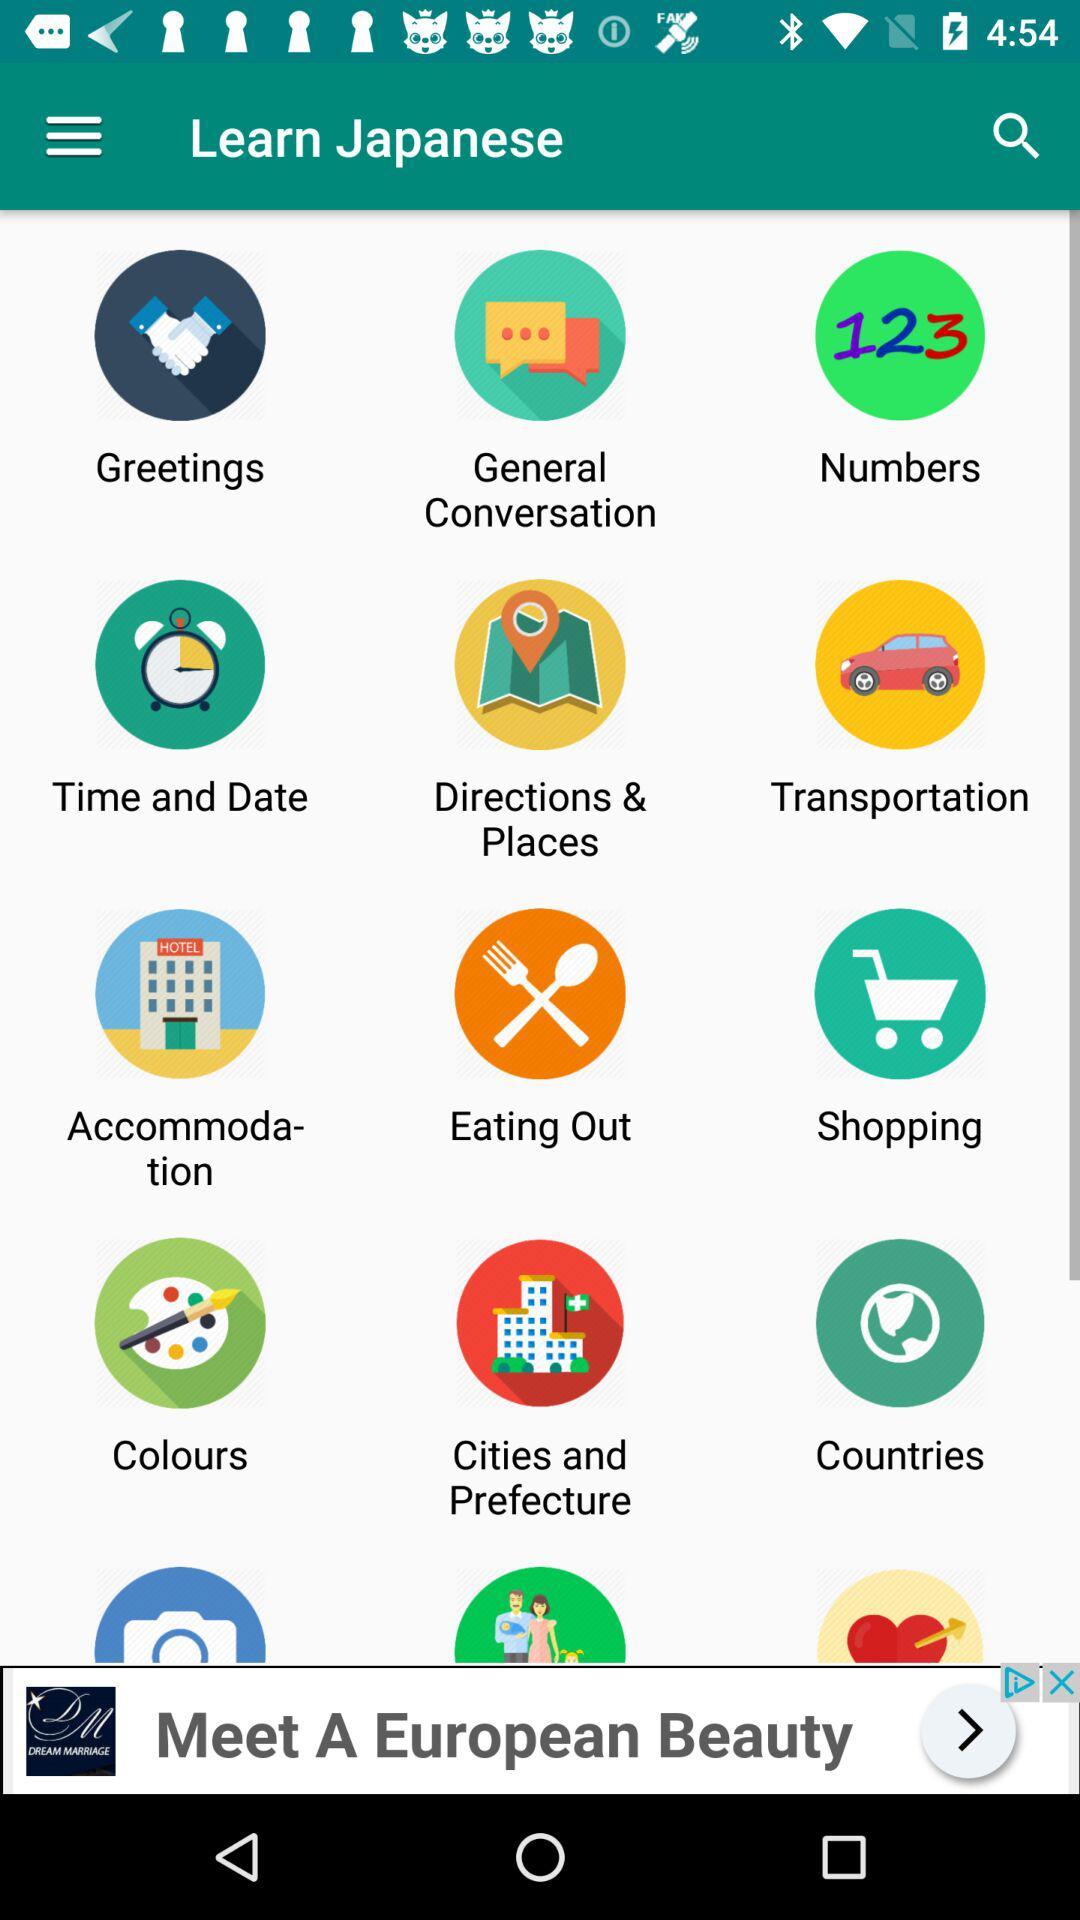  Describe the element at coordinates (540, 1323) in the screenshot. I see `the image which is above the cities and prefecture` at that location.